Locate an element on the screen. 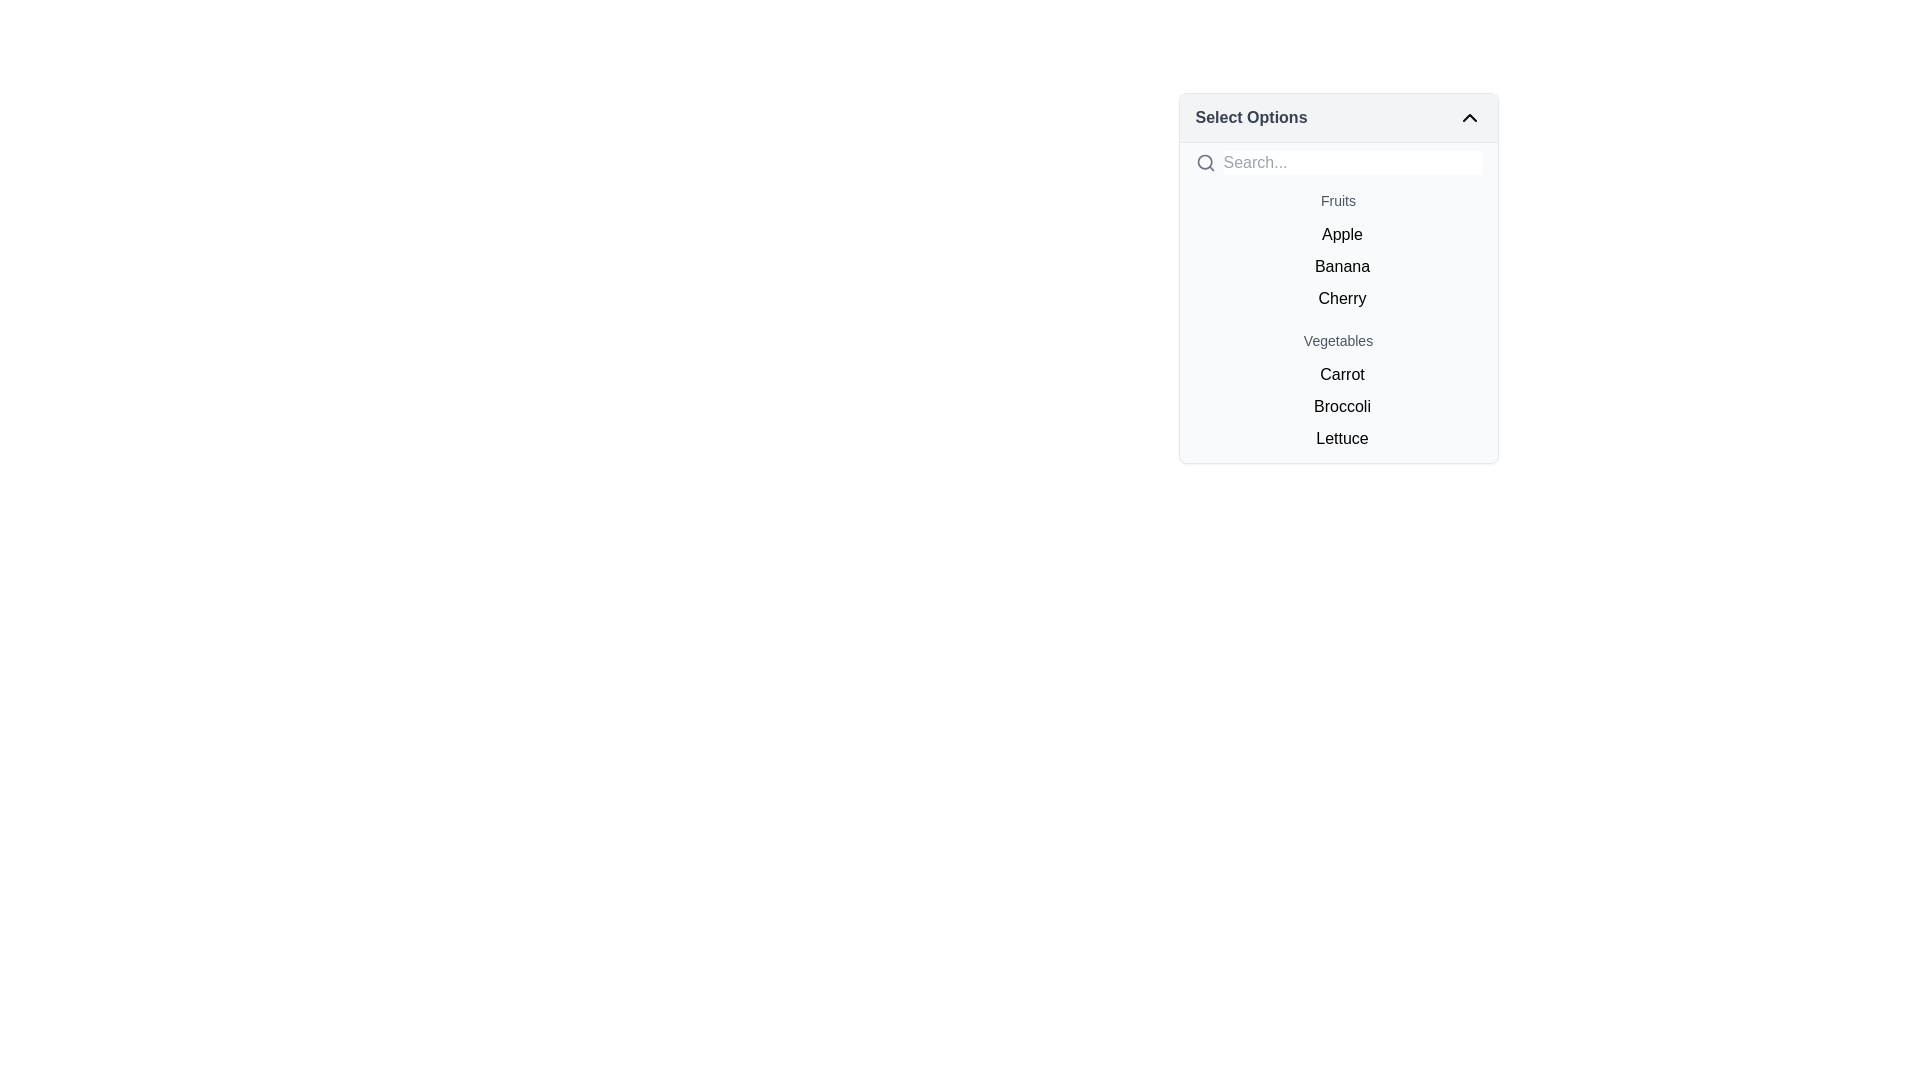 The image size is (1920, 1080). the individual items in the 'Vegetables' list located in the dropdown menu under the 'Select Options' heading is located at coordinates (1338, 393).